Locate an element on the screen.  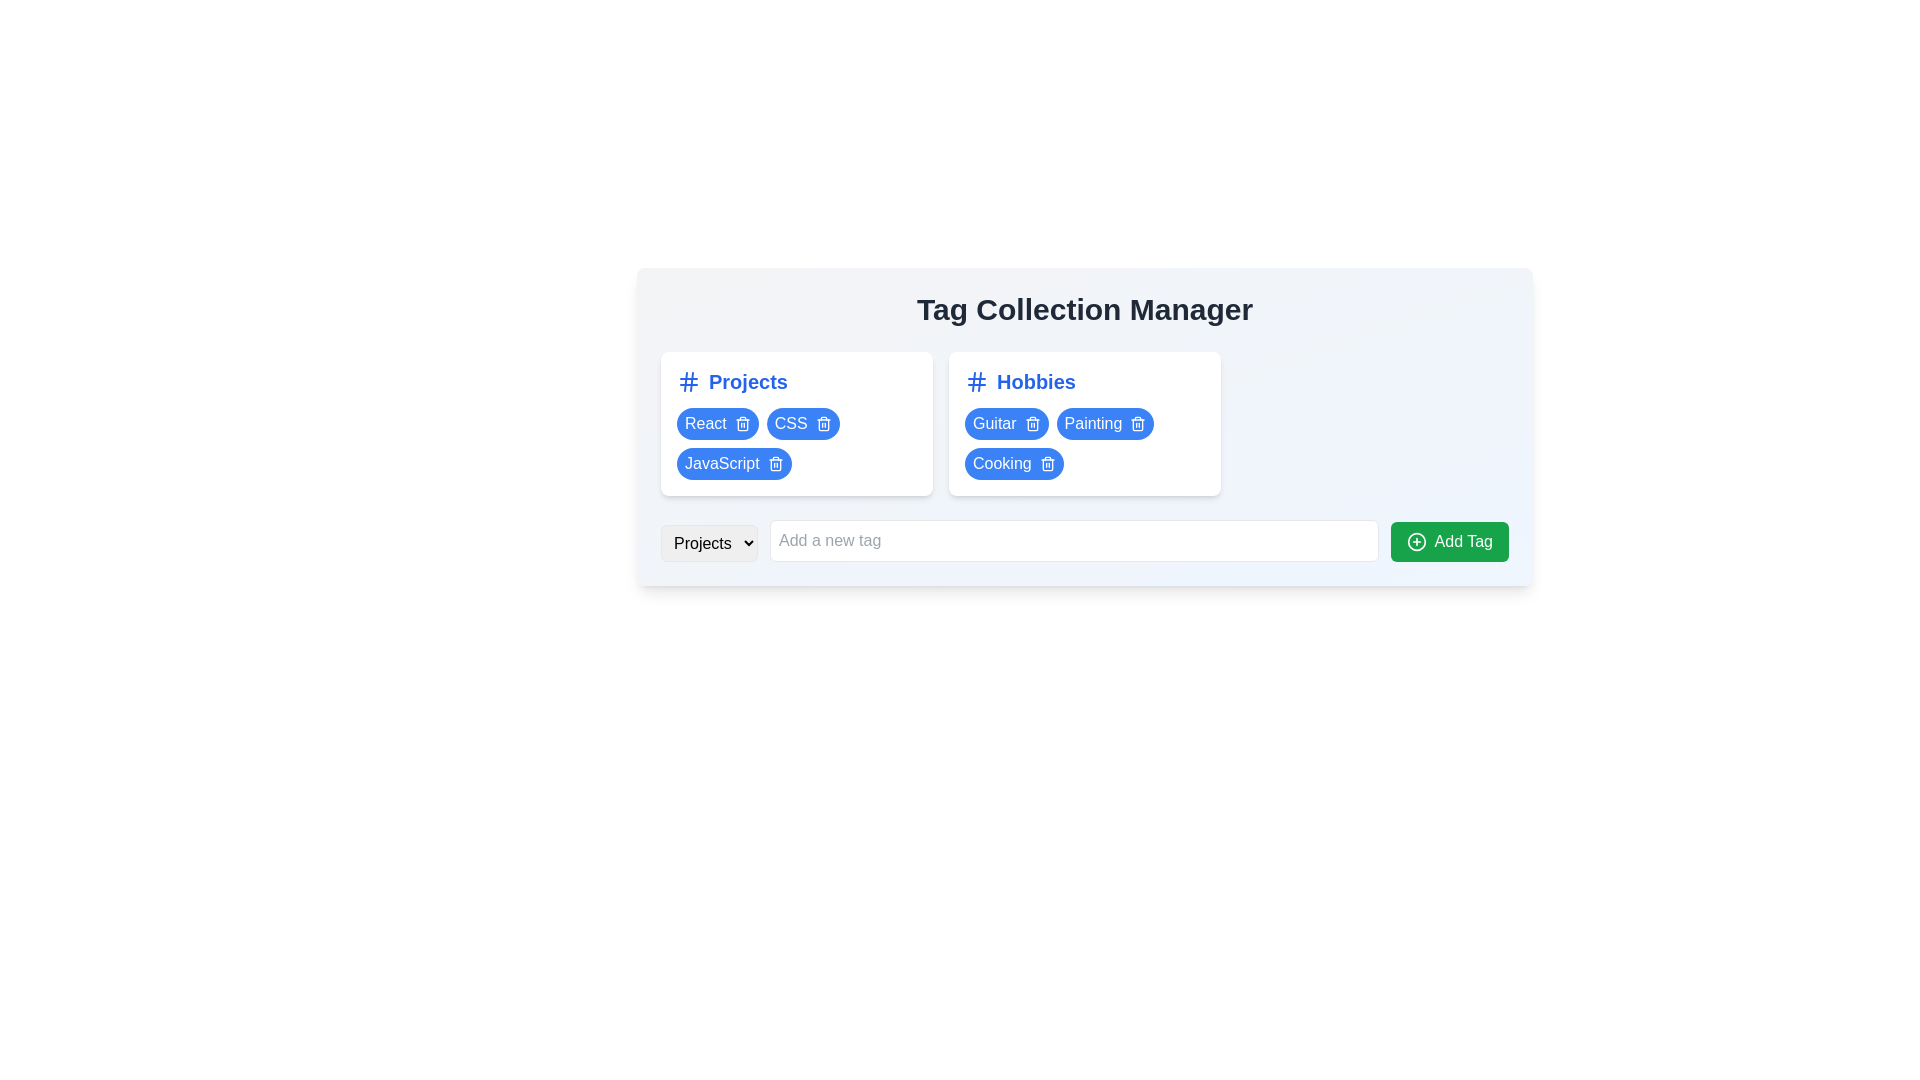
the 'Add Tag' button with a green background and white text is located at coordinates (1449, 542).